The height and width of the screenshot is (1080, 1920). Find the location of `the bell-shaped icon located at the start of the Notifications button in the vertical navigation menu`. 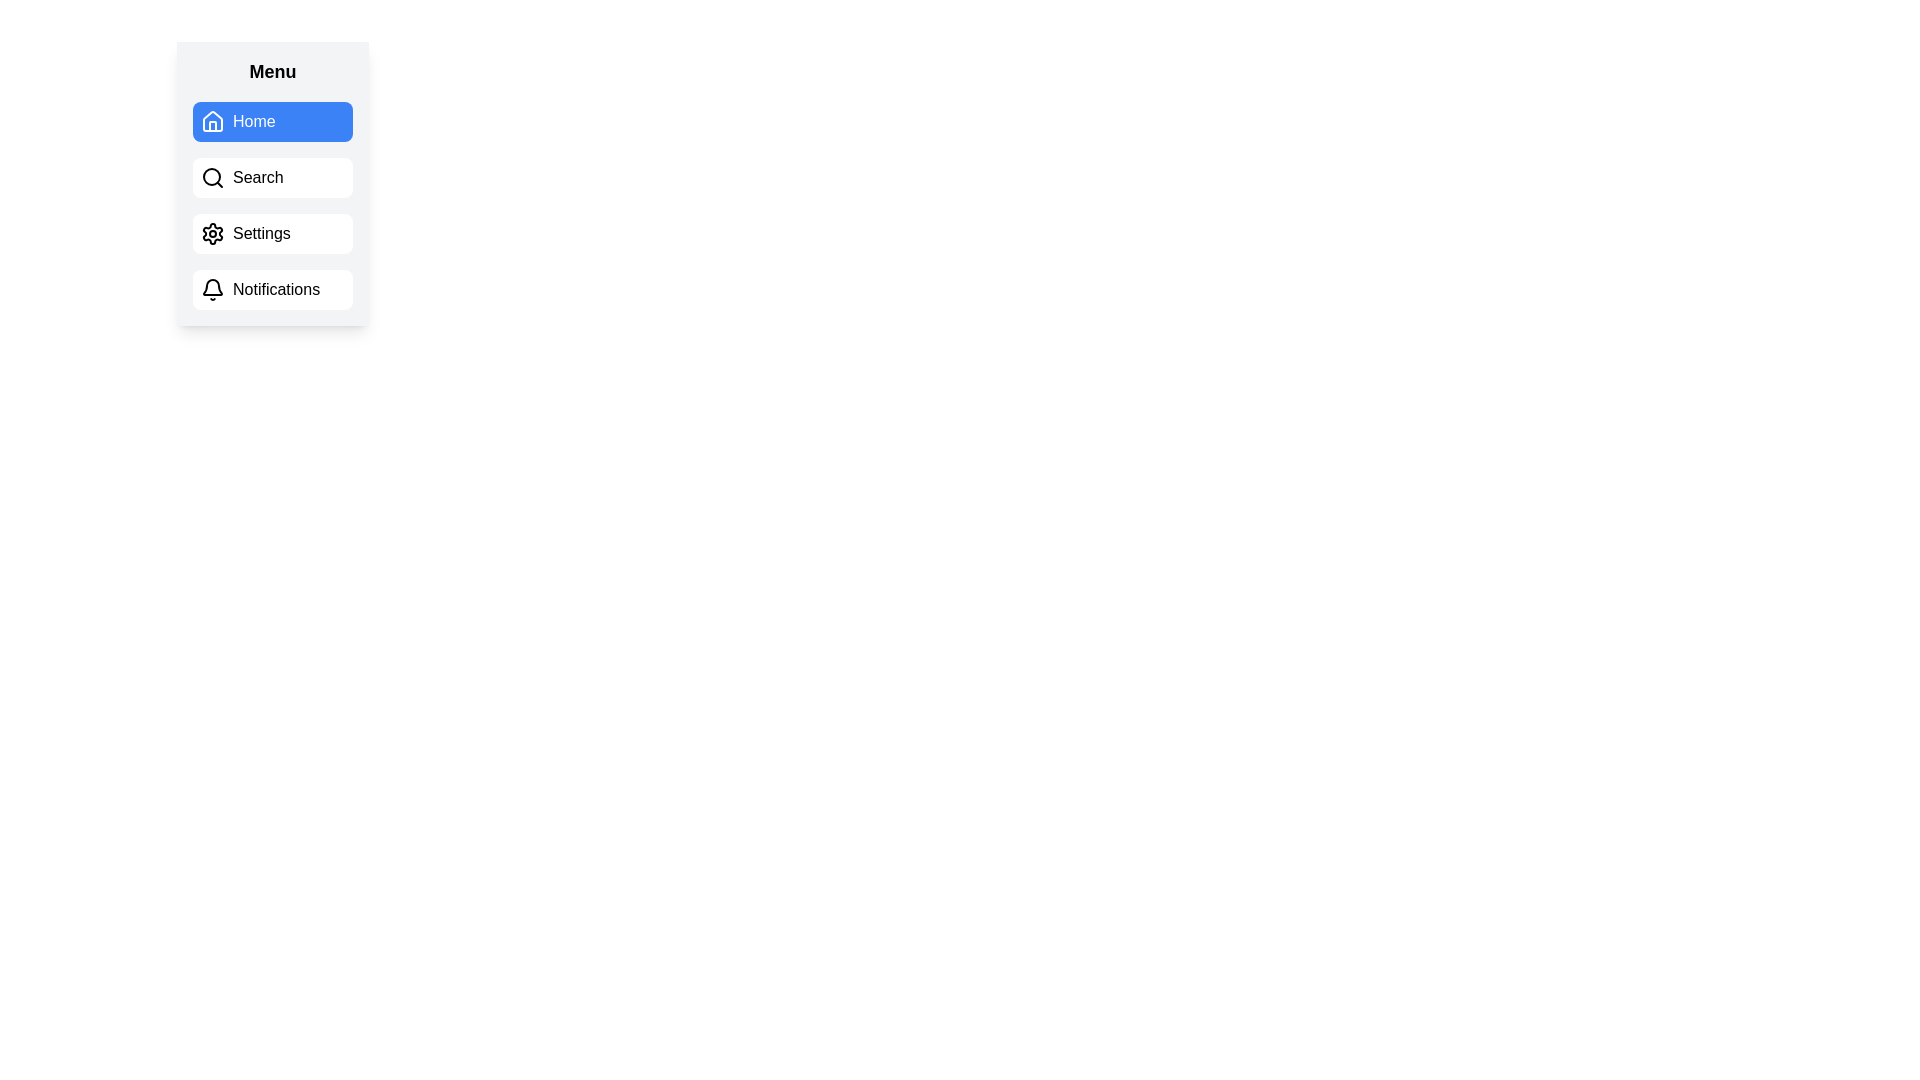

the bell-shaped icon located at the start of the Notifications button in the vertical navigation menu is located at coordinates (212, 289).